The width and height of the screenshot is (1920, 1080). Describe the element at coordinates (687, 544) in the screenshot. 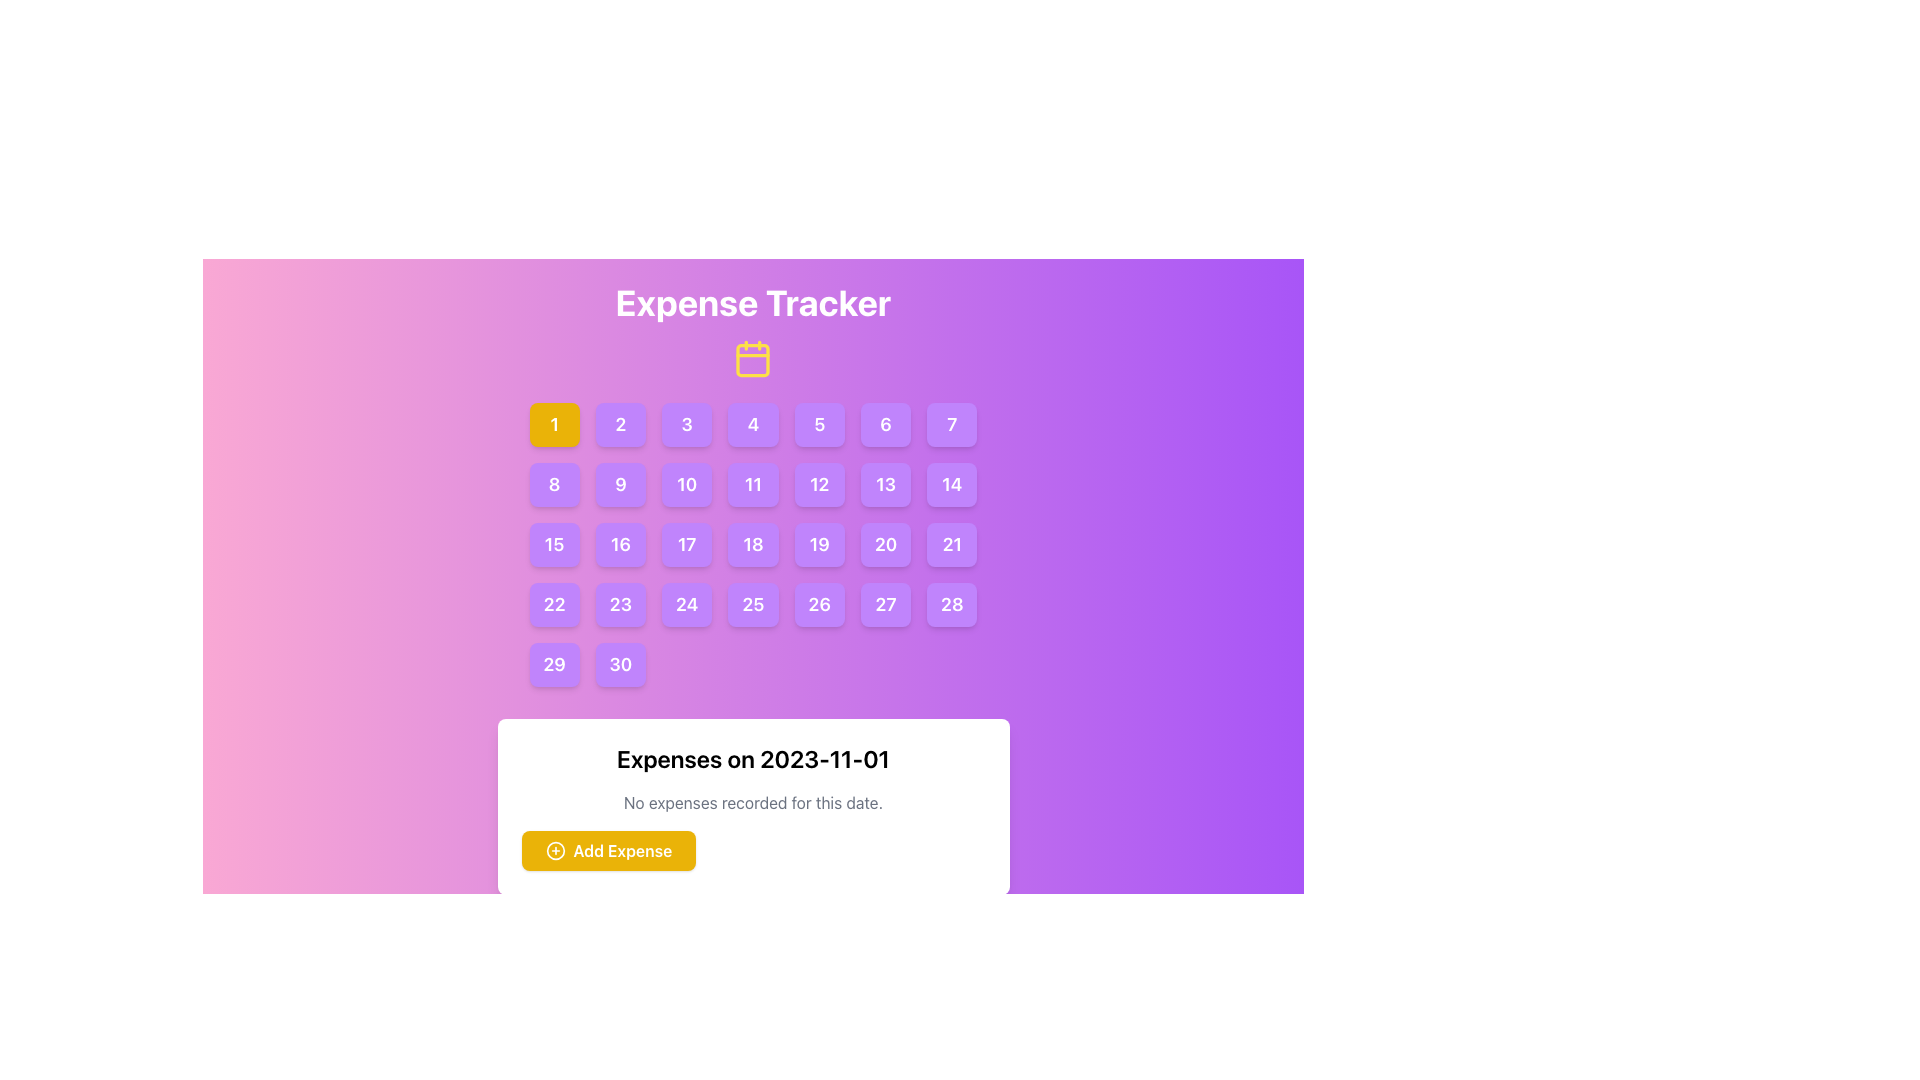

I see `the button labeled '17' with a purple background and white bold text` at that location.